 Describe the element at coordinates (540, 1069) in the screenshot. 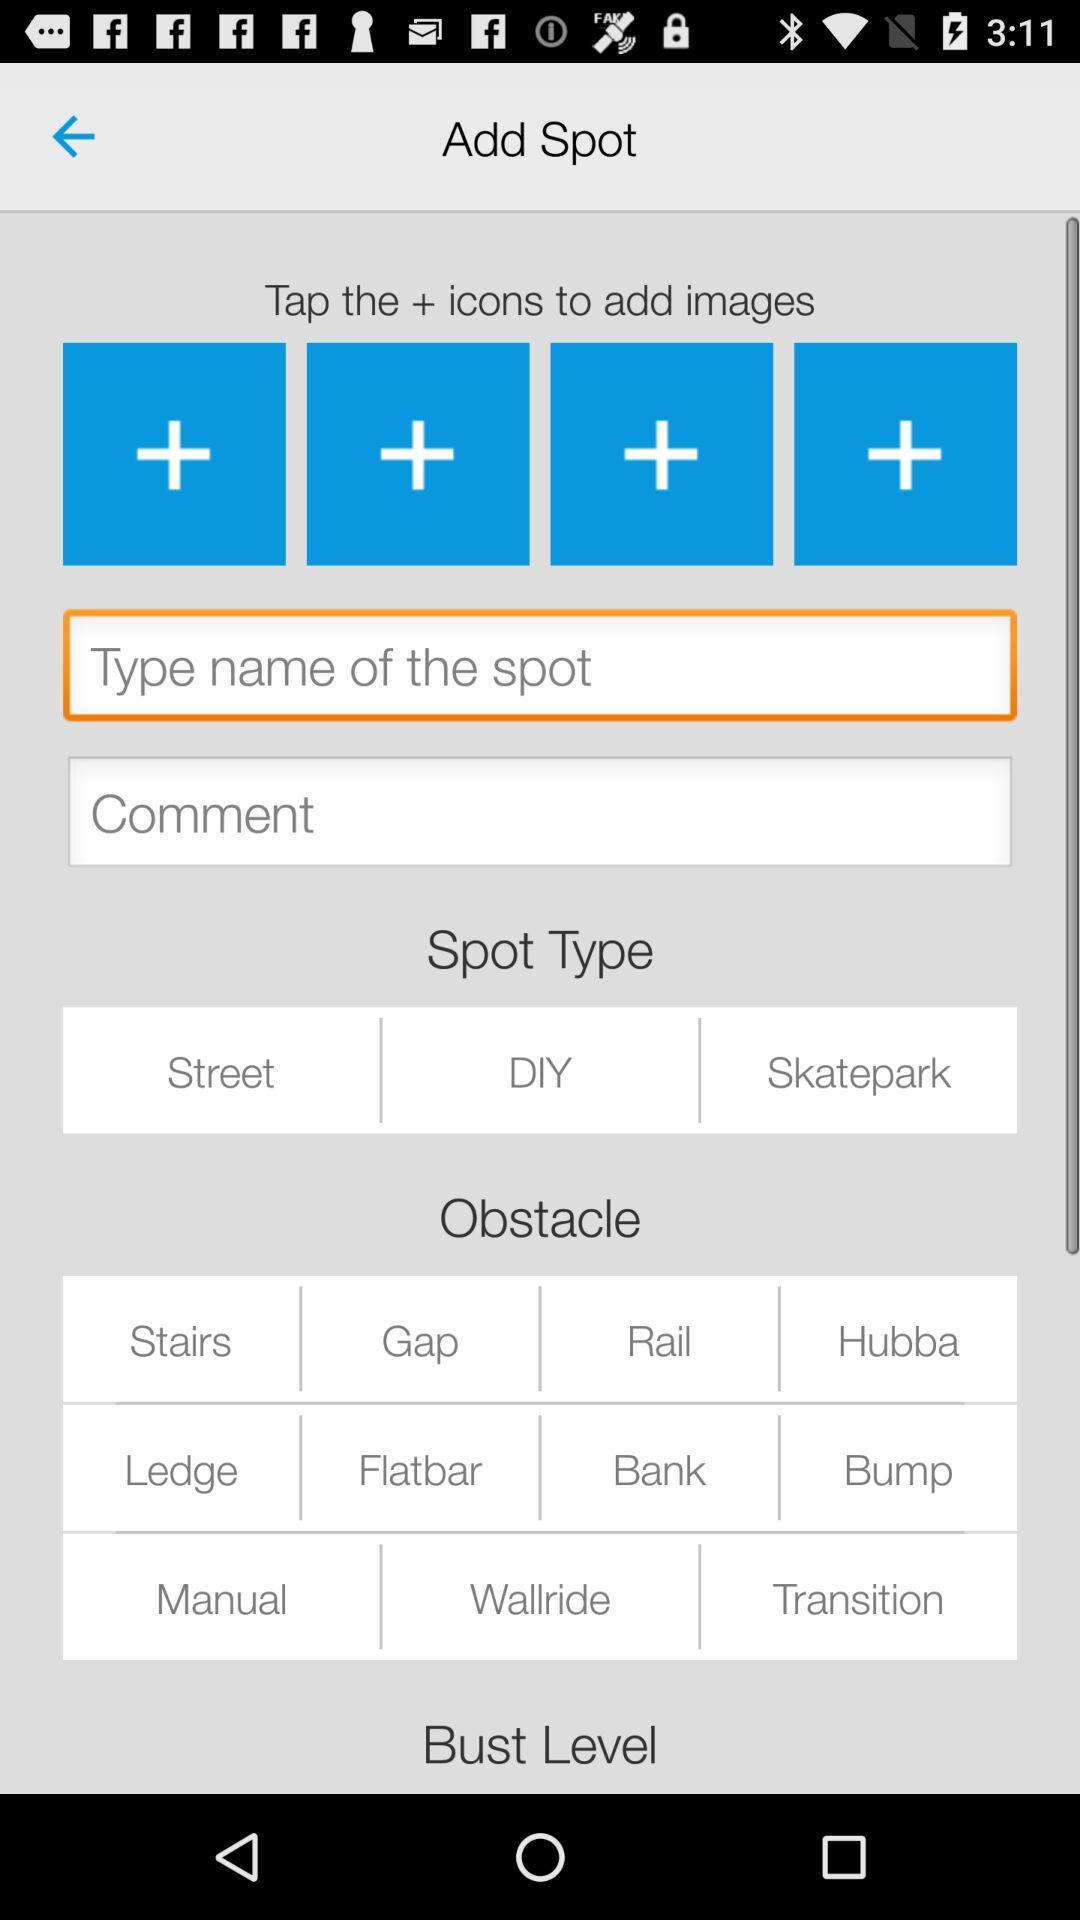

I see `item above the obstacle` at that location.